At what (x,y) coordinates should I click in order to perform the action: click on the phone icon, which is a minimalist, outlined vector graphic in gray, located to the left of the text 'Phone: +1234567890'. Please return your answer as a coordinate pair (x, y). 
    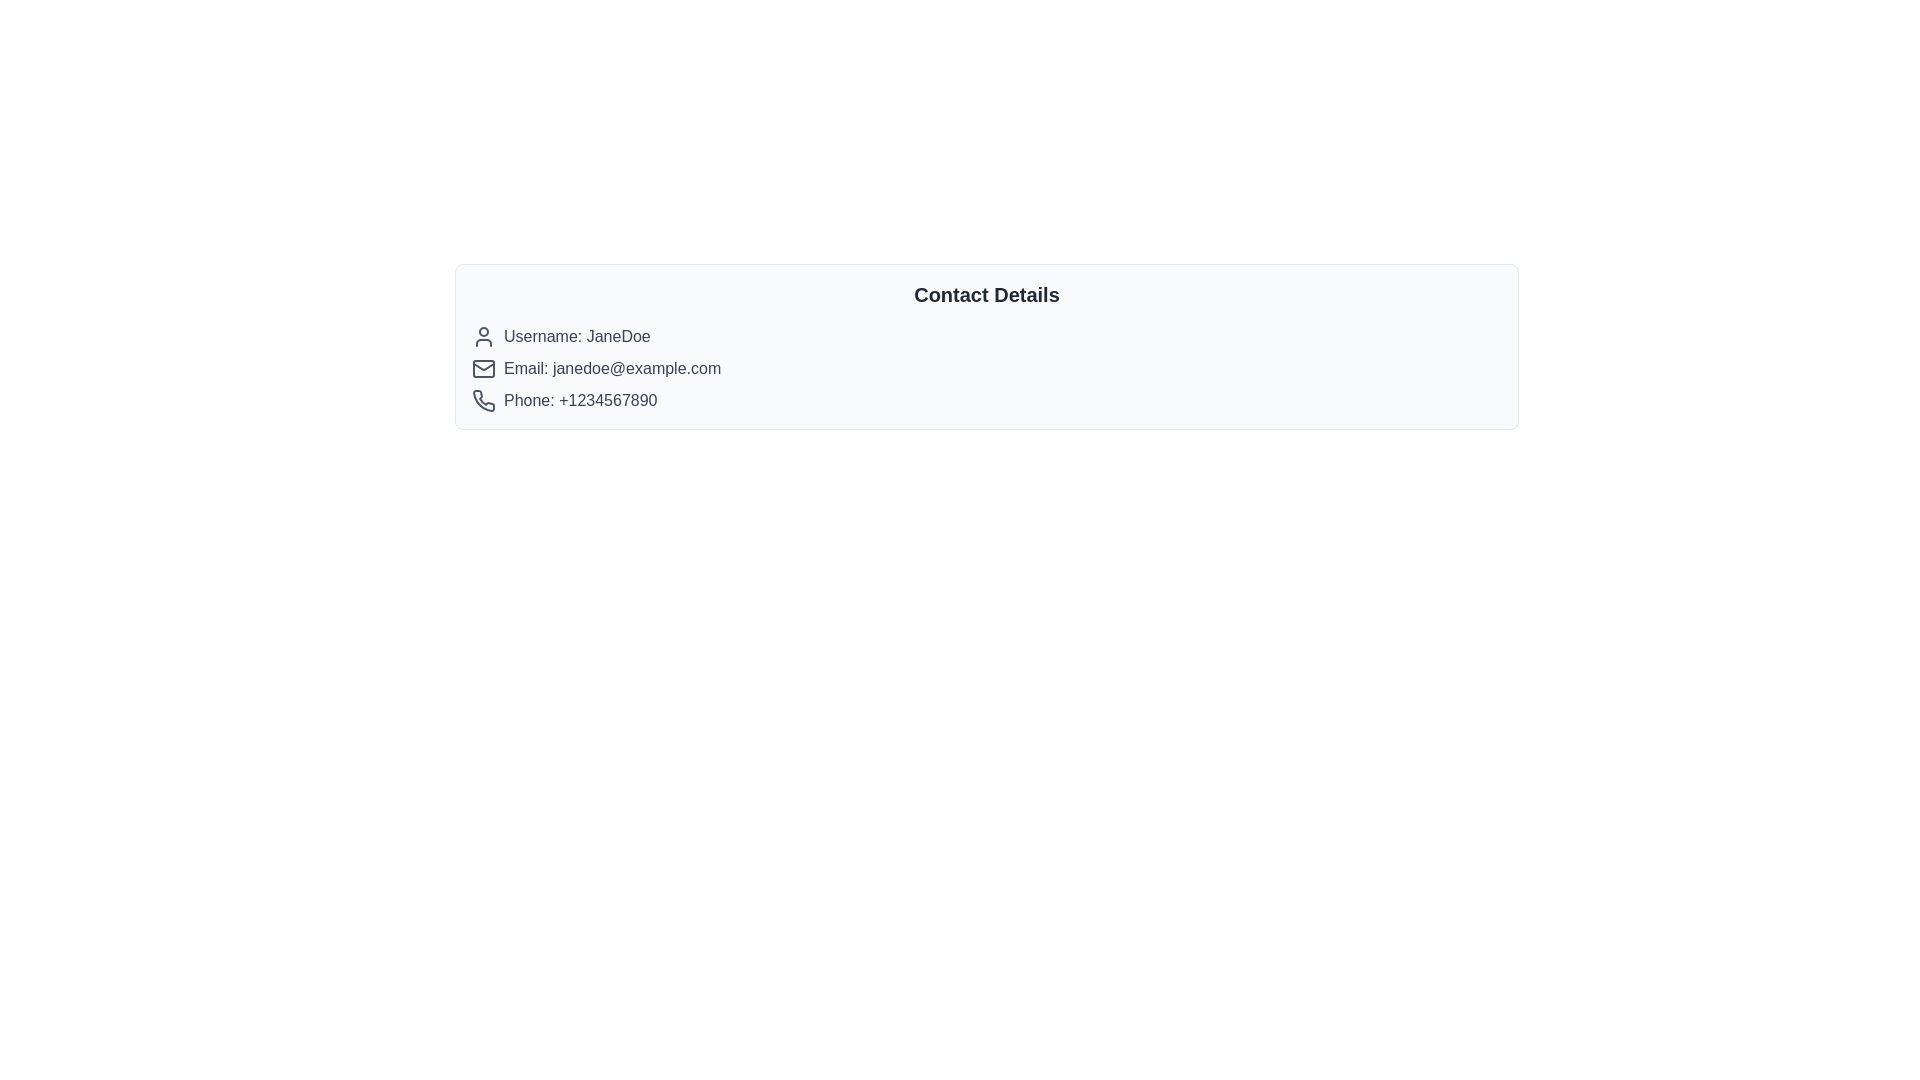
    Looking at the image, I should click on (484, 401).